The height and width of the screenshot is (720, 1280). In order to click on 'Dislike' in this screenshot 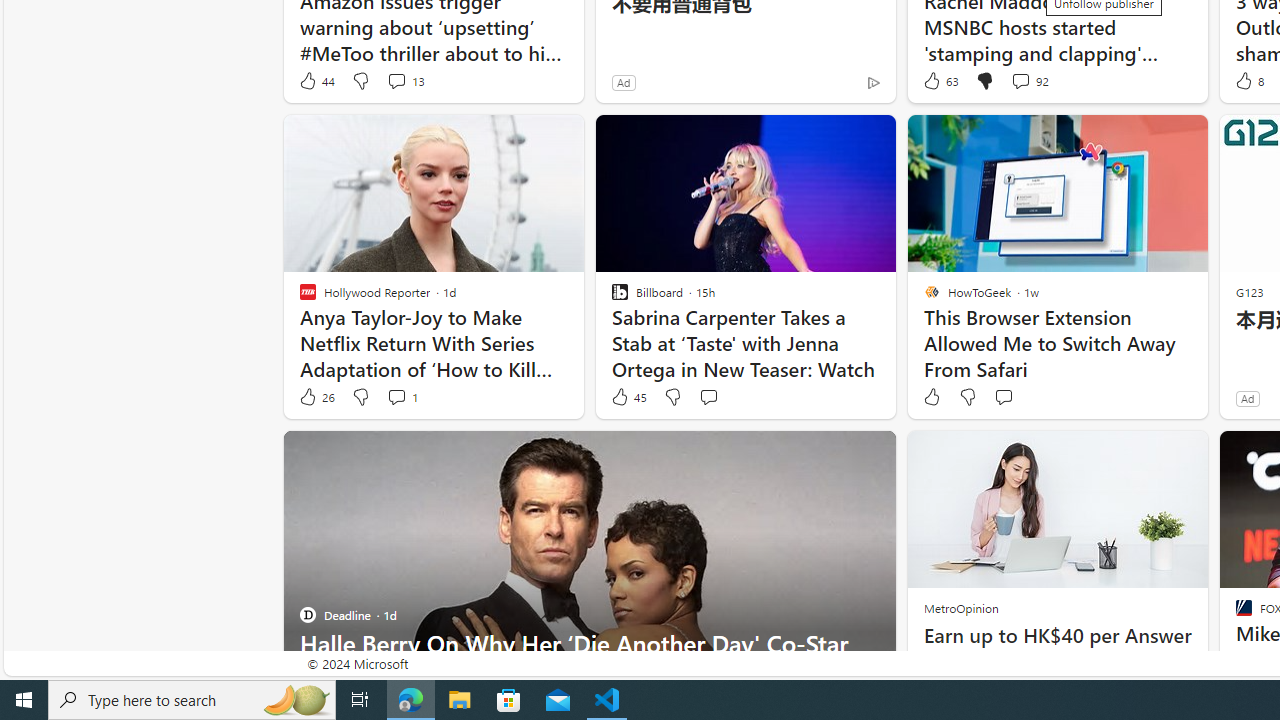, I will do `click(967, 397)`.